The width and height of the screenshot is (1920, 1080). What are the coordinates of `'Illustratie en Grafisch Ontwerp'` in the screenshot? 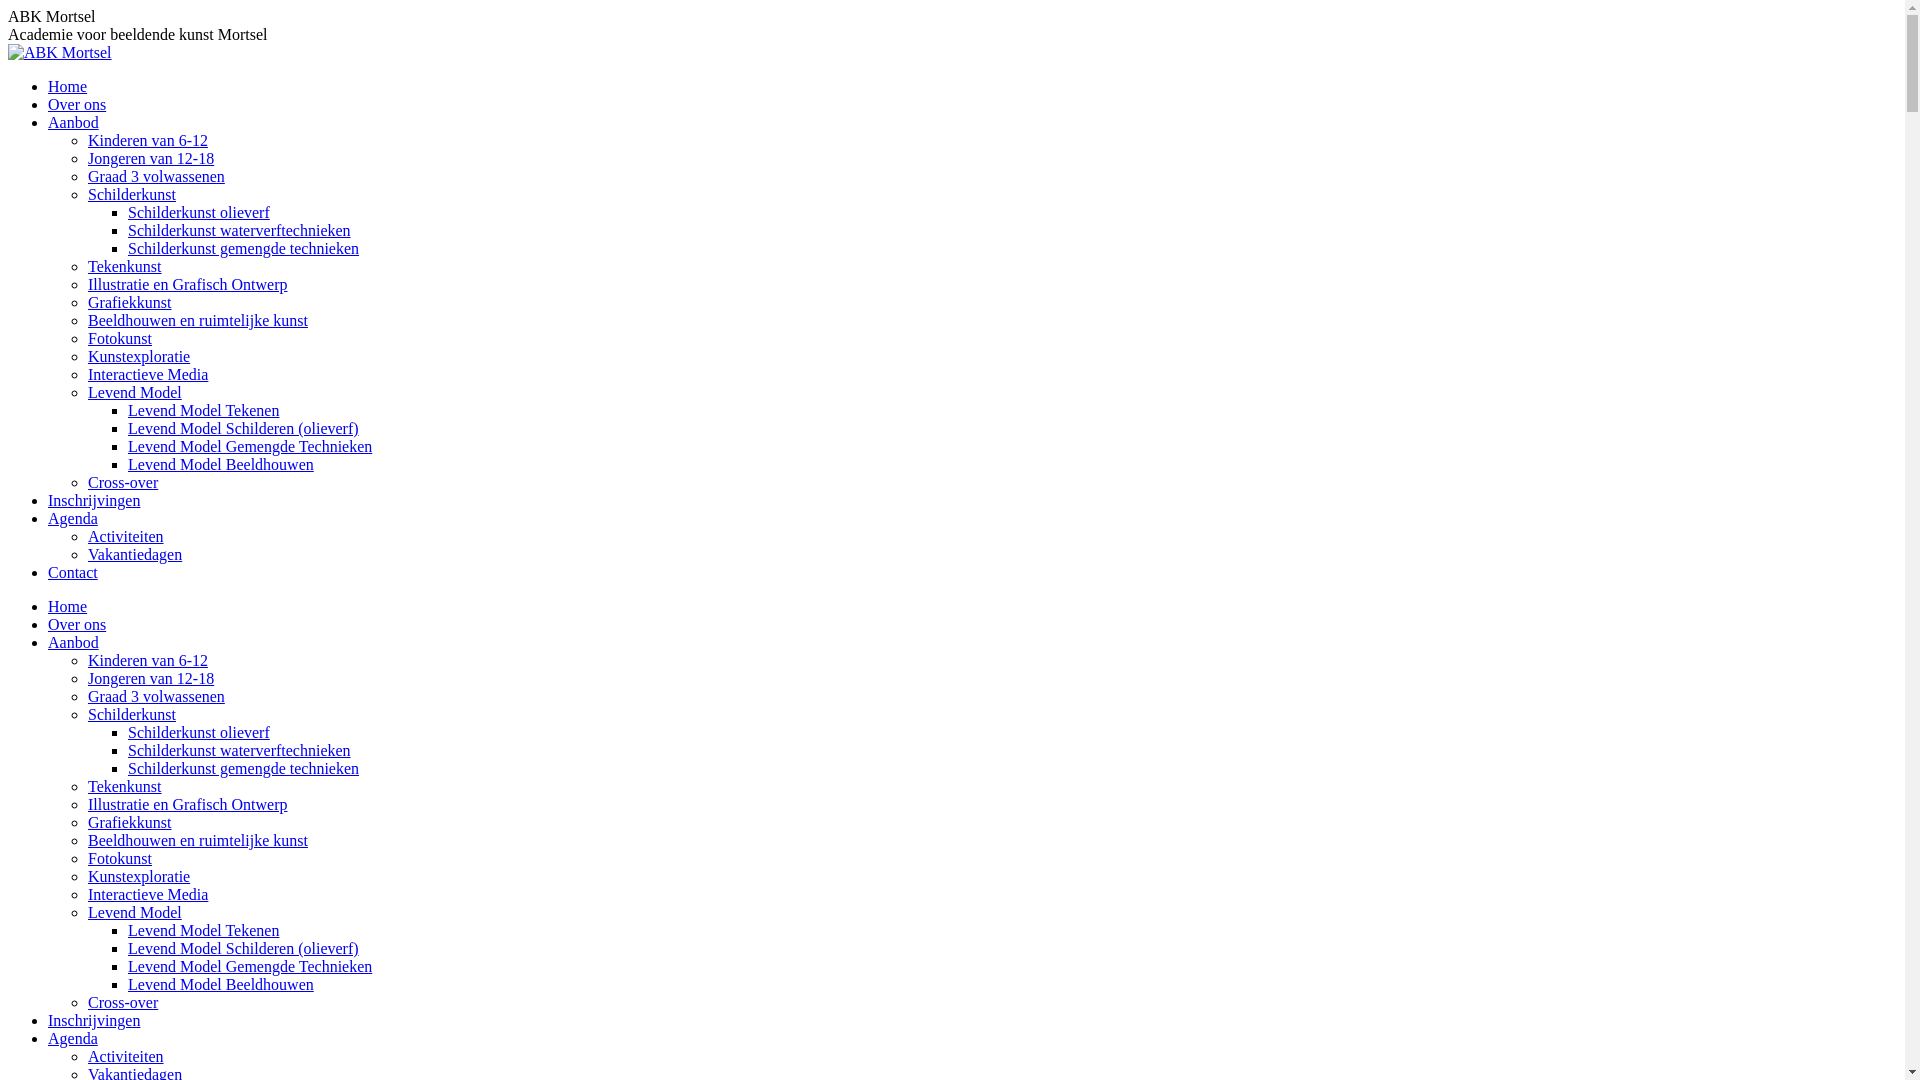 It's located at (187, 803).